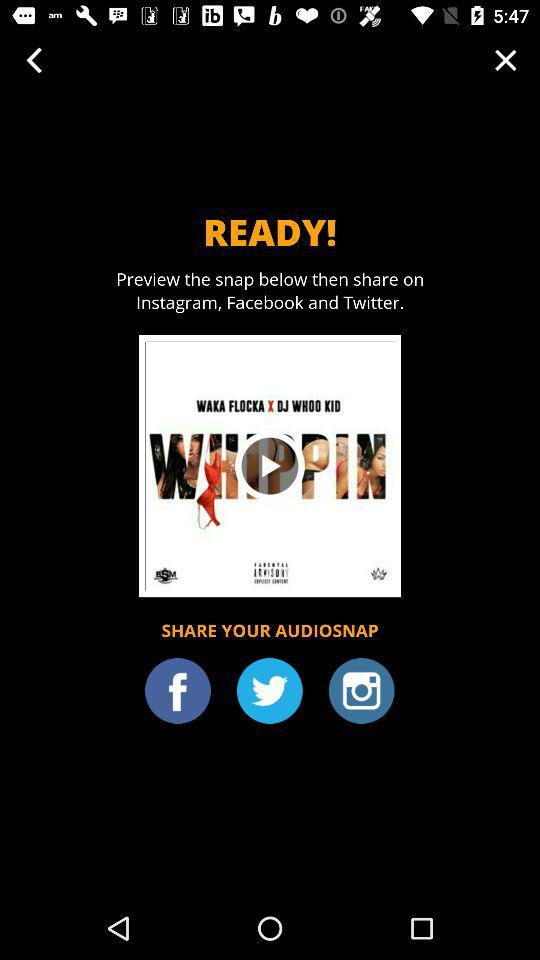 The width and height of the screenshot is (540, 960). Describe the element at coordinates (504, 59) in the screenshot. I see `the close icon` at that location.